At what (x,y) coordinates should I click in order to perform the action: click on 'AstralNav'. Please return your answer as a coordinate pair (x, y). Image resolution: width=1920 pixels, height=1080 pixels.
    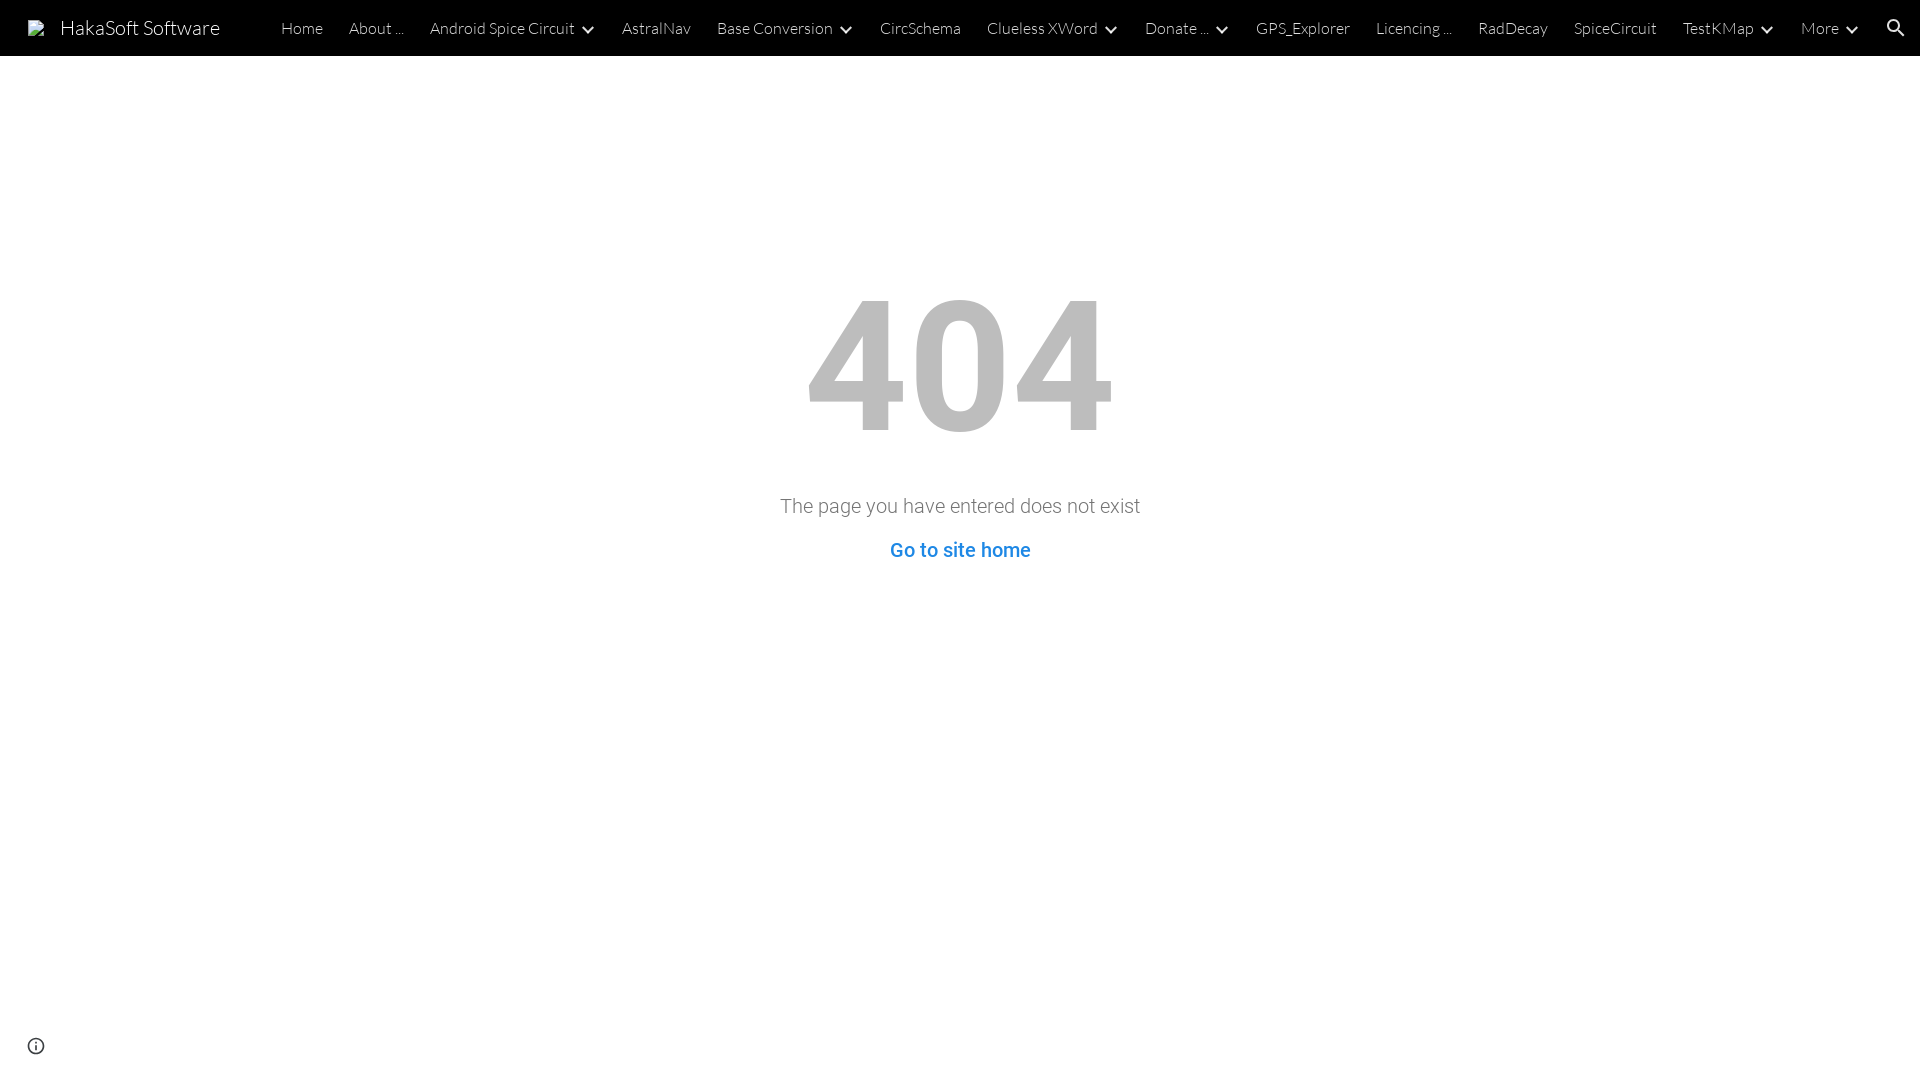
    Looking at the image, I should click on (656, 27).